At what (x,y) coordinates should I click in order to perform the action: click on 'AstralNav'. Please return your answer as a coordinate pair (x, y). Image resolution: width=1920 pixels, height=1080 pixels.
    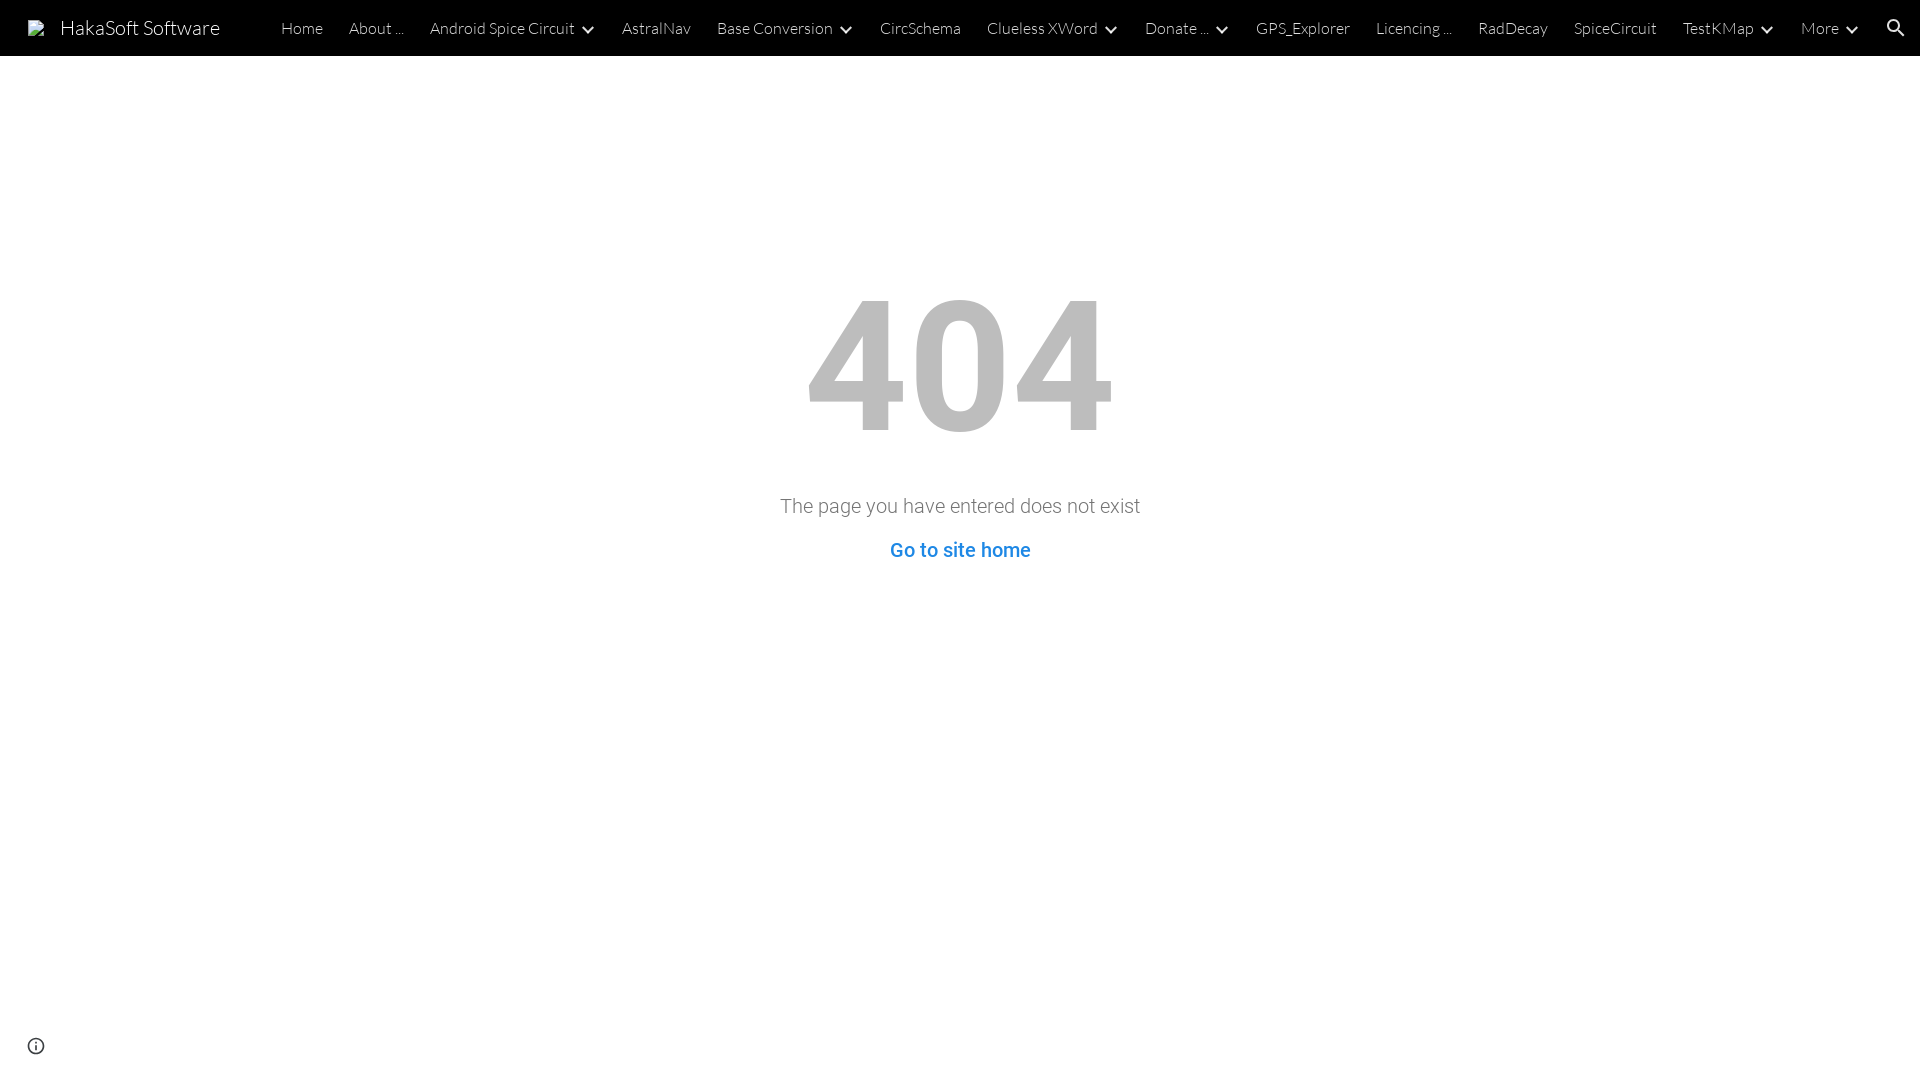
    Looking at the image, I should click on (656, 27).